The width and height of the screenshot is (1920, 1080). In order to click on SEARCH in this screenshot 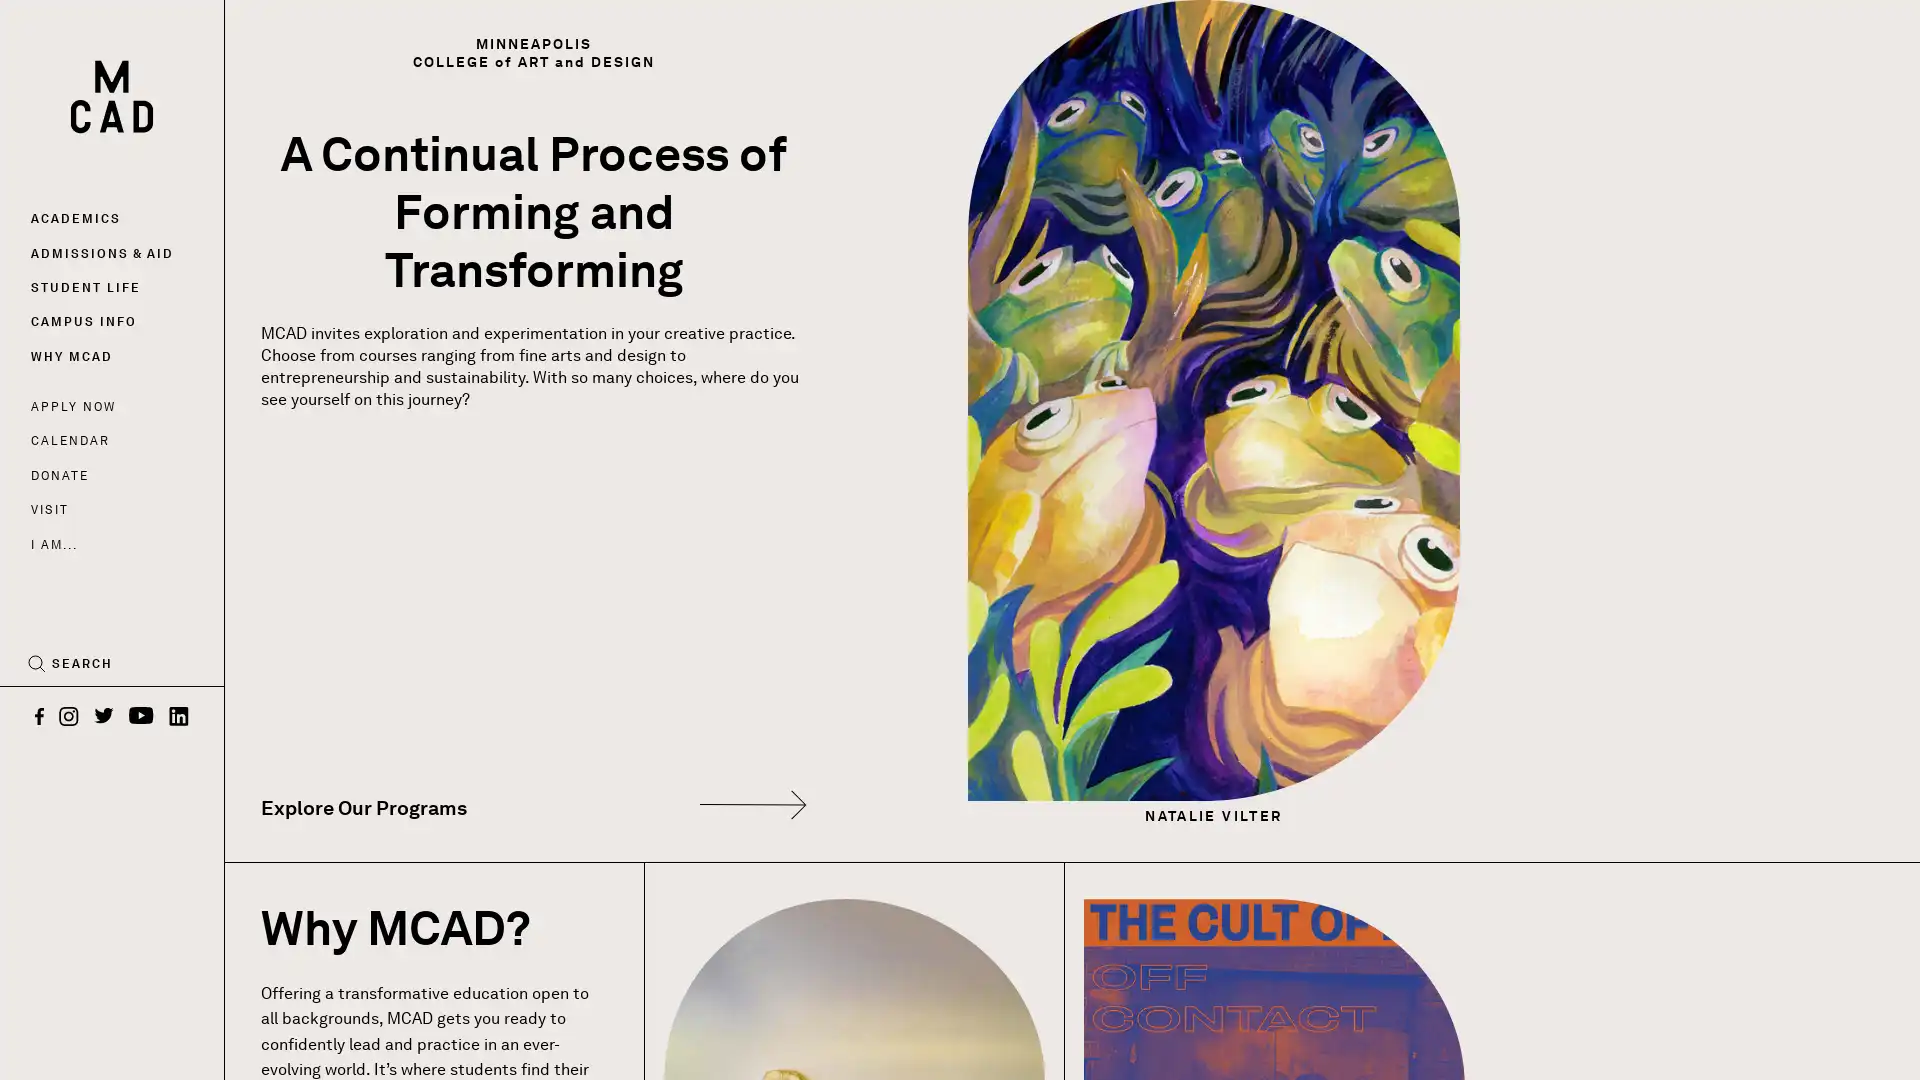, I will do `click(70, 663)`.